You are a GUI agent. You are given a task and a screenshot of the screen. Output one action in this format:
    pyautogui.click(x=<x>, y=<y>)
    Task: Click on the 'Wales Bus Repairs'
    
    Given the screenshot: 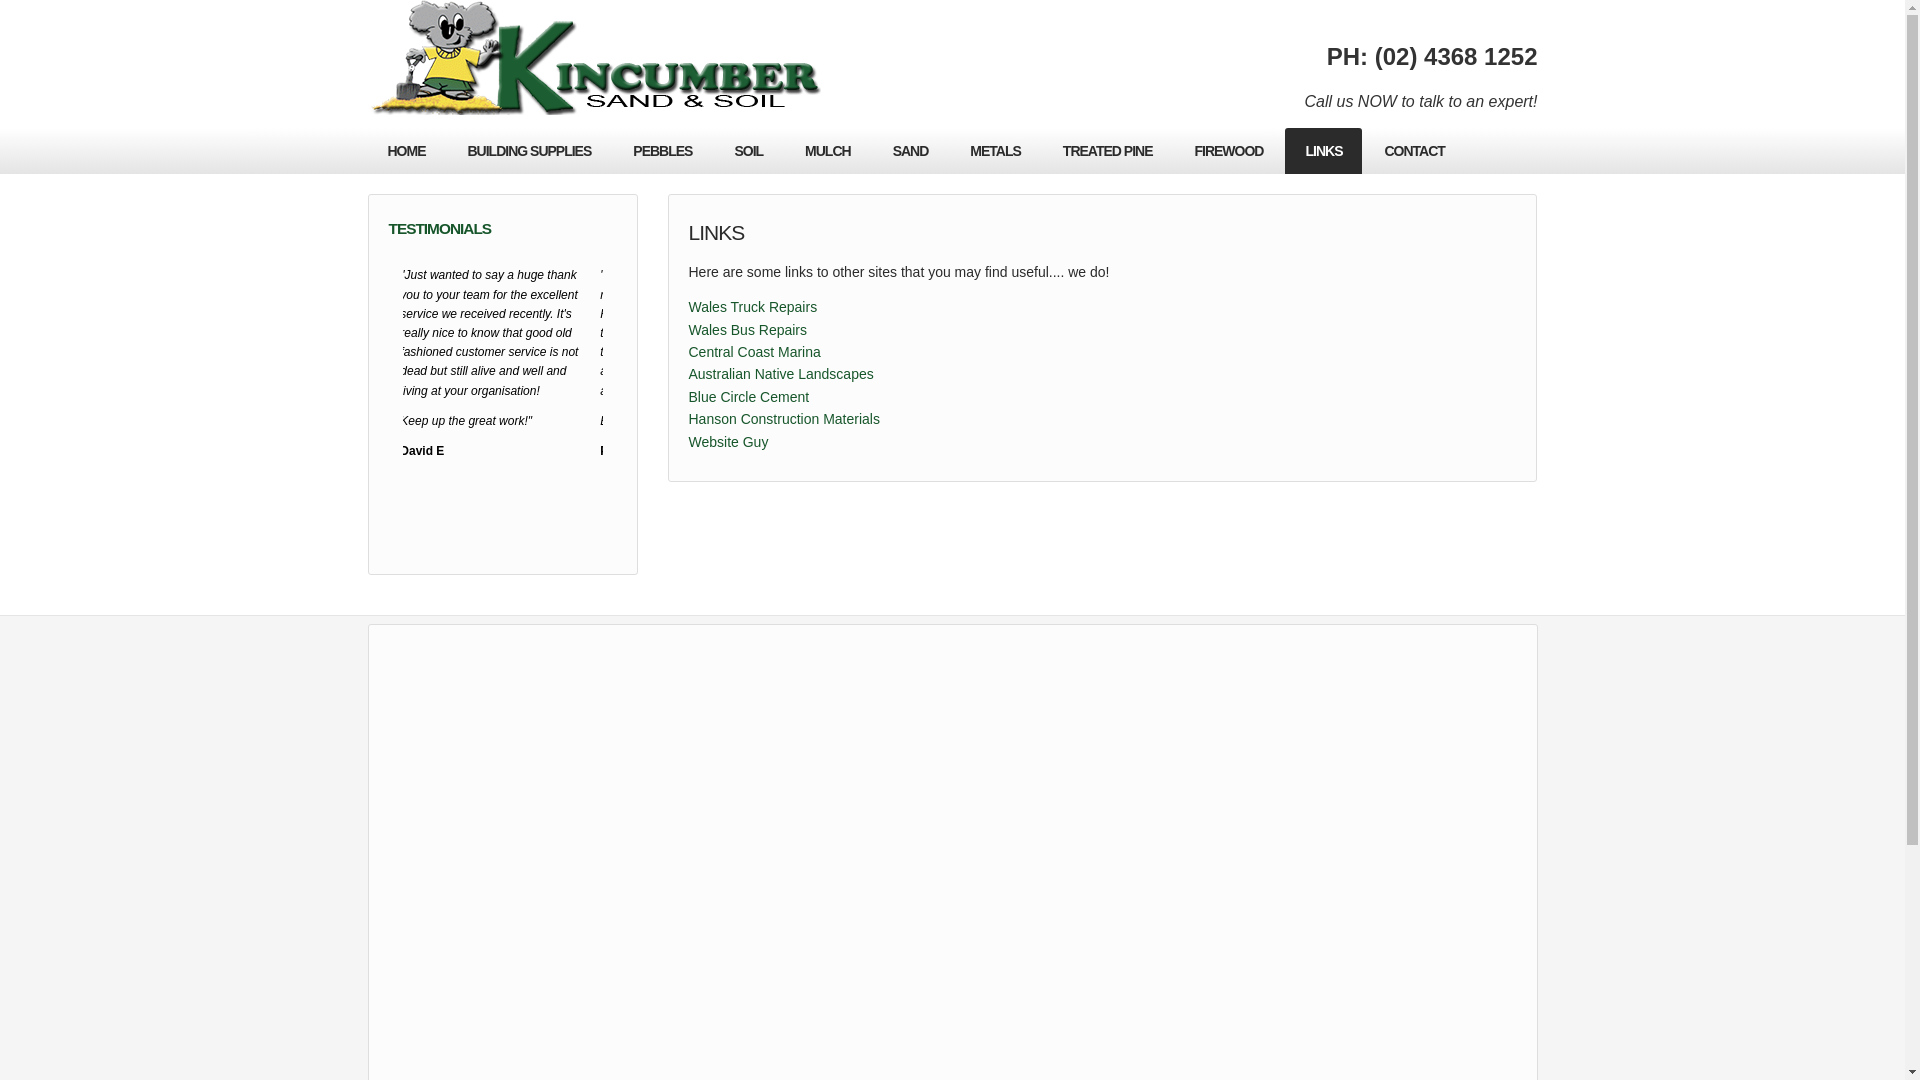 What is the action you would take?
    pyautogui.click(x=746, y=329)
    